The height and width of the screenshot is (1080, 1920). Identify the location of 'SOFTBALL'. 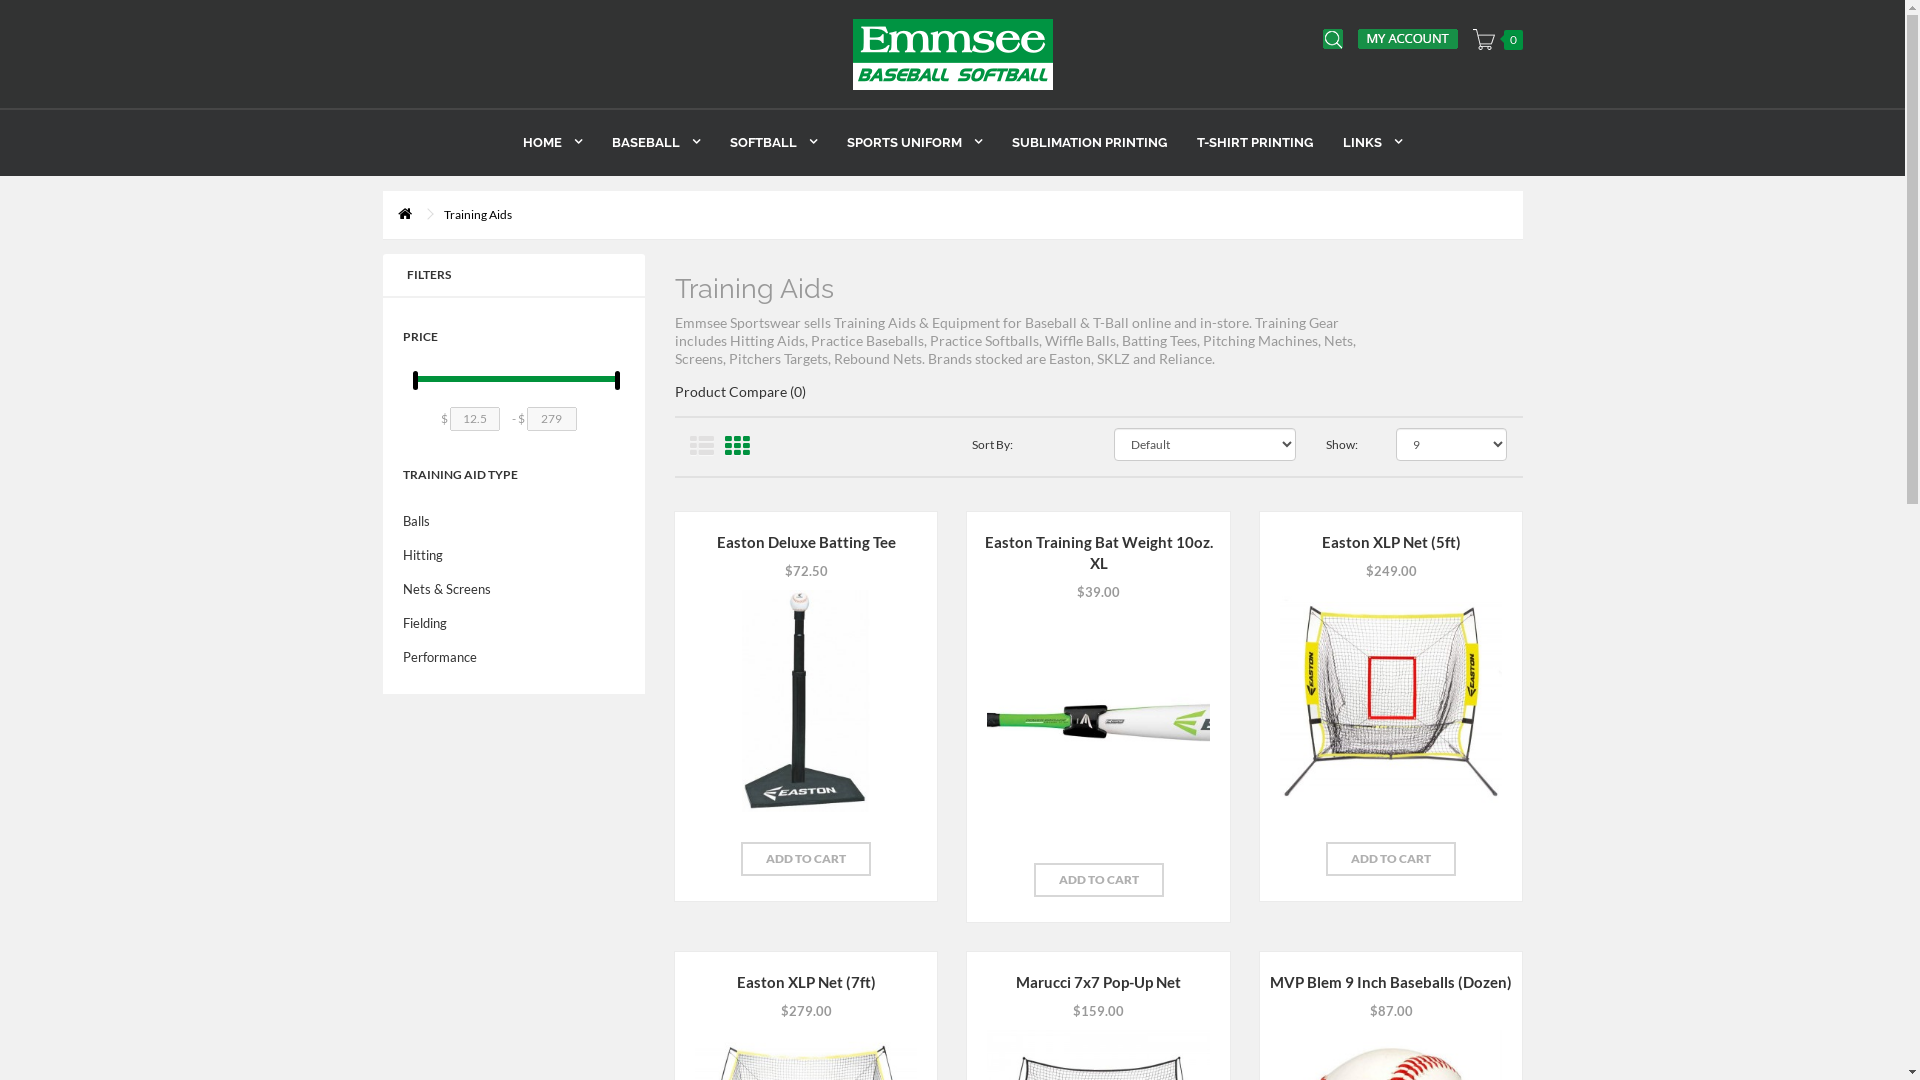
(762, 141).